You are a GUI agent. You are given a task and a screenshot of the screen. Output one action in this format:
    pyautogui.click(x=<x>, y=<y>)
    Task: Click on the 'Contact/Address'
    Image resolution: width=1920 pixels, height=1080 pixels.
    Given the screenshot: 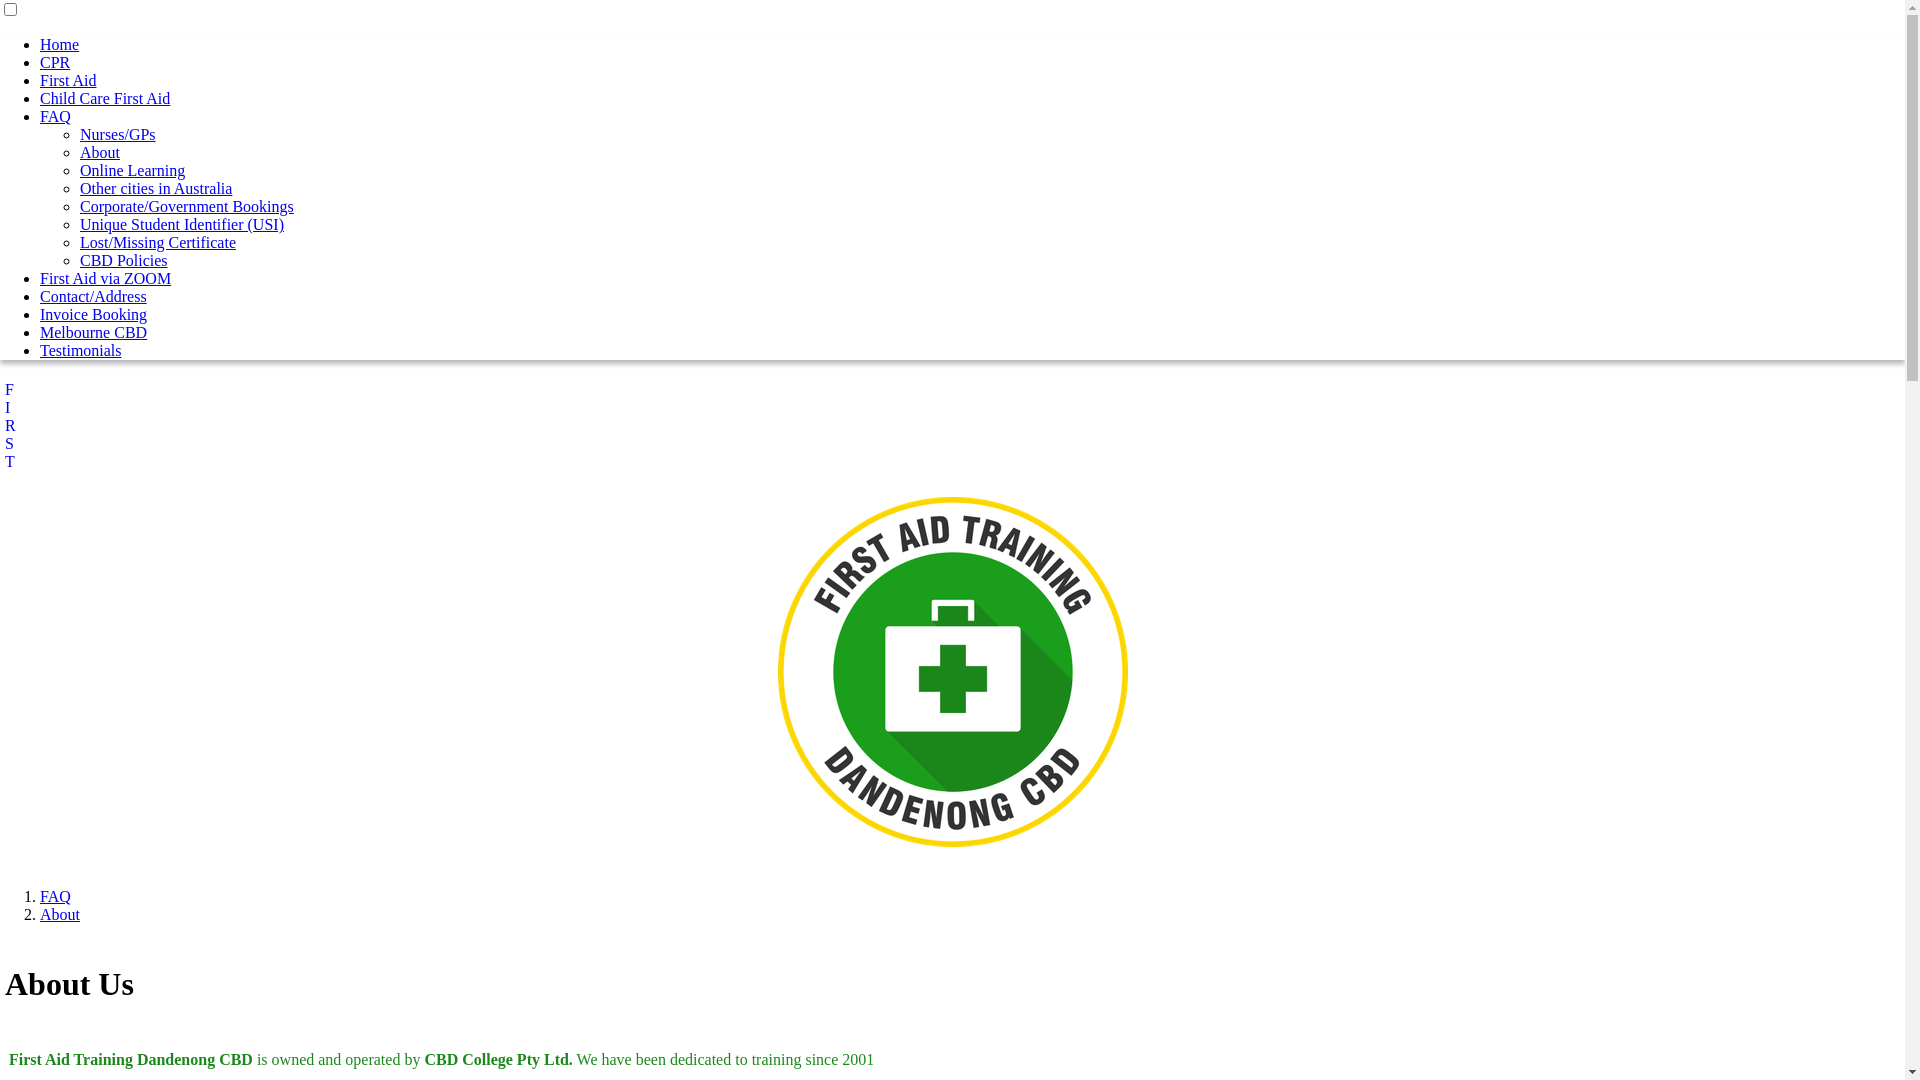 What is the action you would take?
    pyautogui.click(x=92, y=296)
    